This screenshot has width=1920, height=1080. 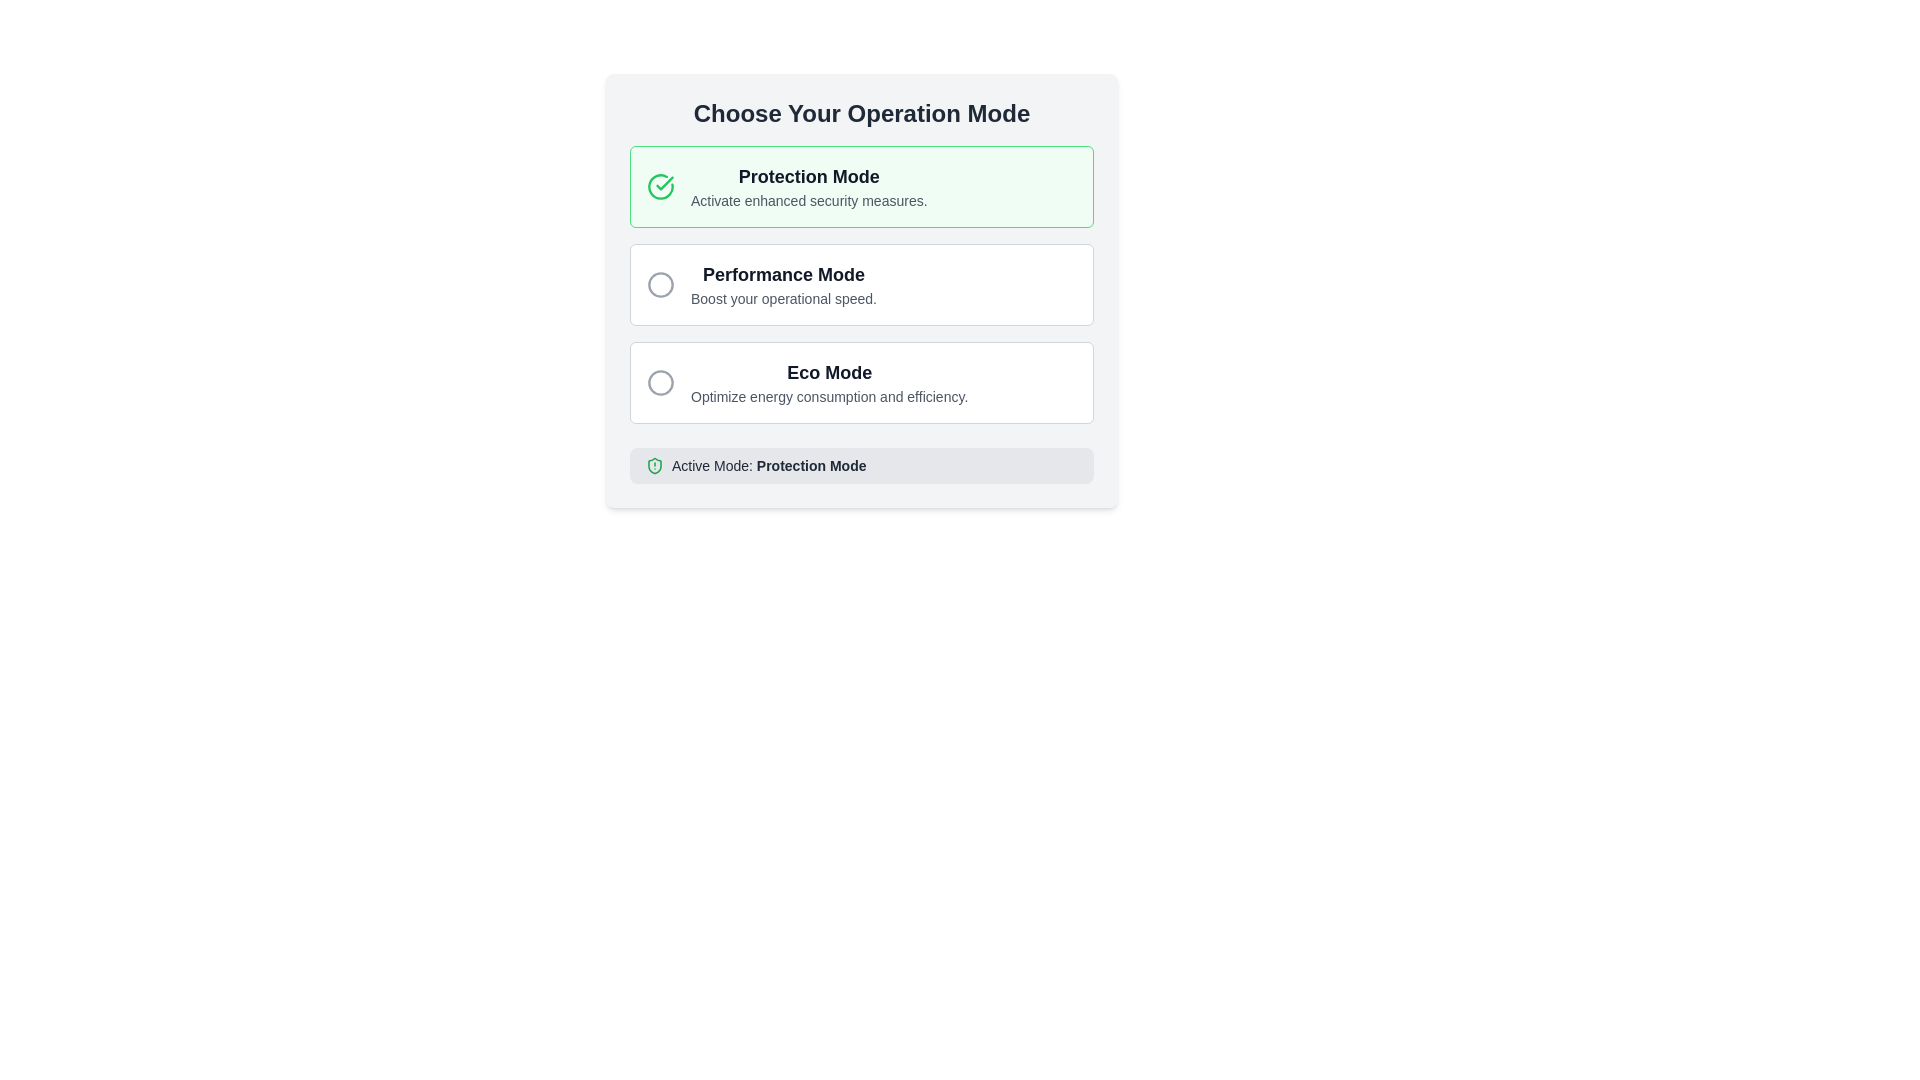 I want to click on the interactive selection indicator (radio button) for the 'Eco Mode Optimize energy consumption and efficiency.' option, so click(x=661, y=382).